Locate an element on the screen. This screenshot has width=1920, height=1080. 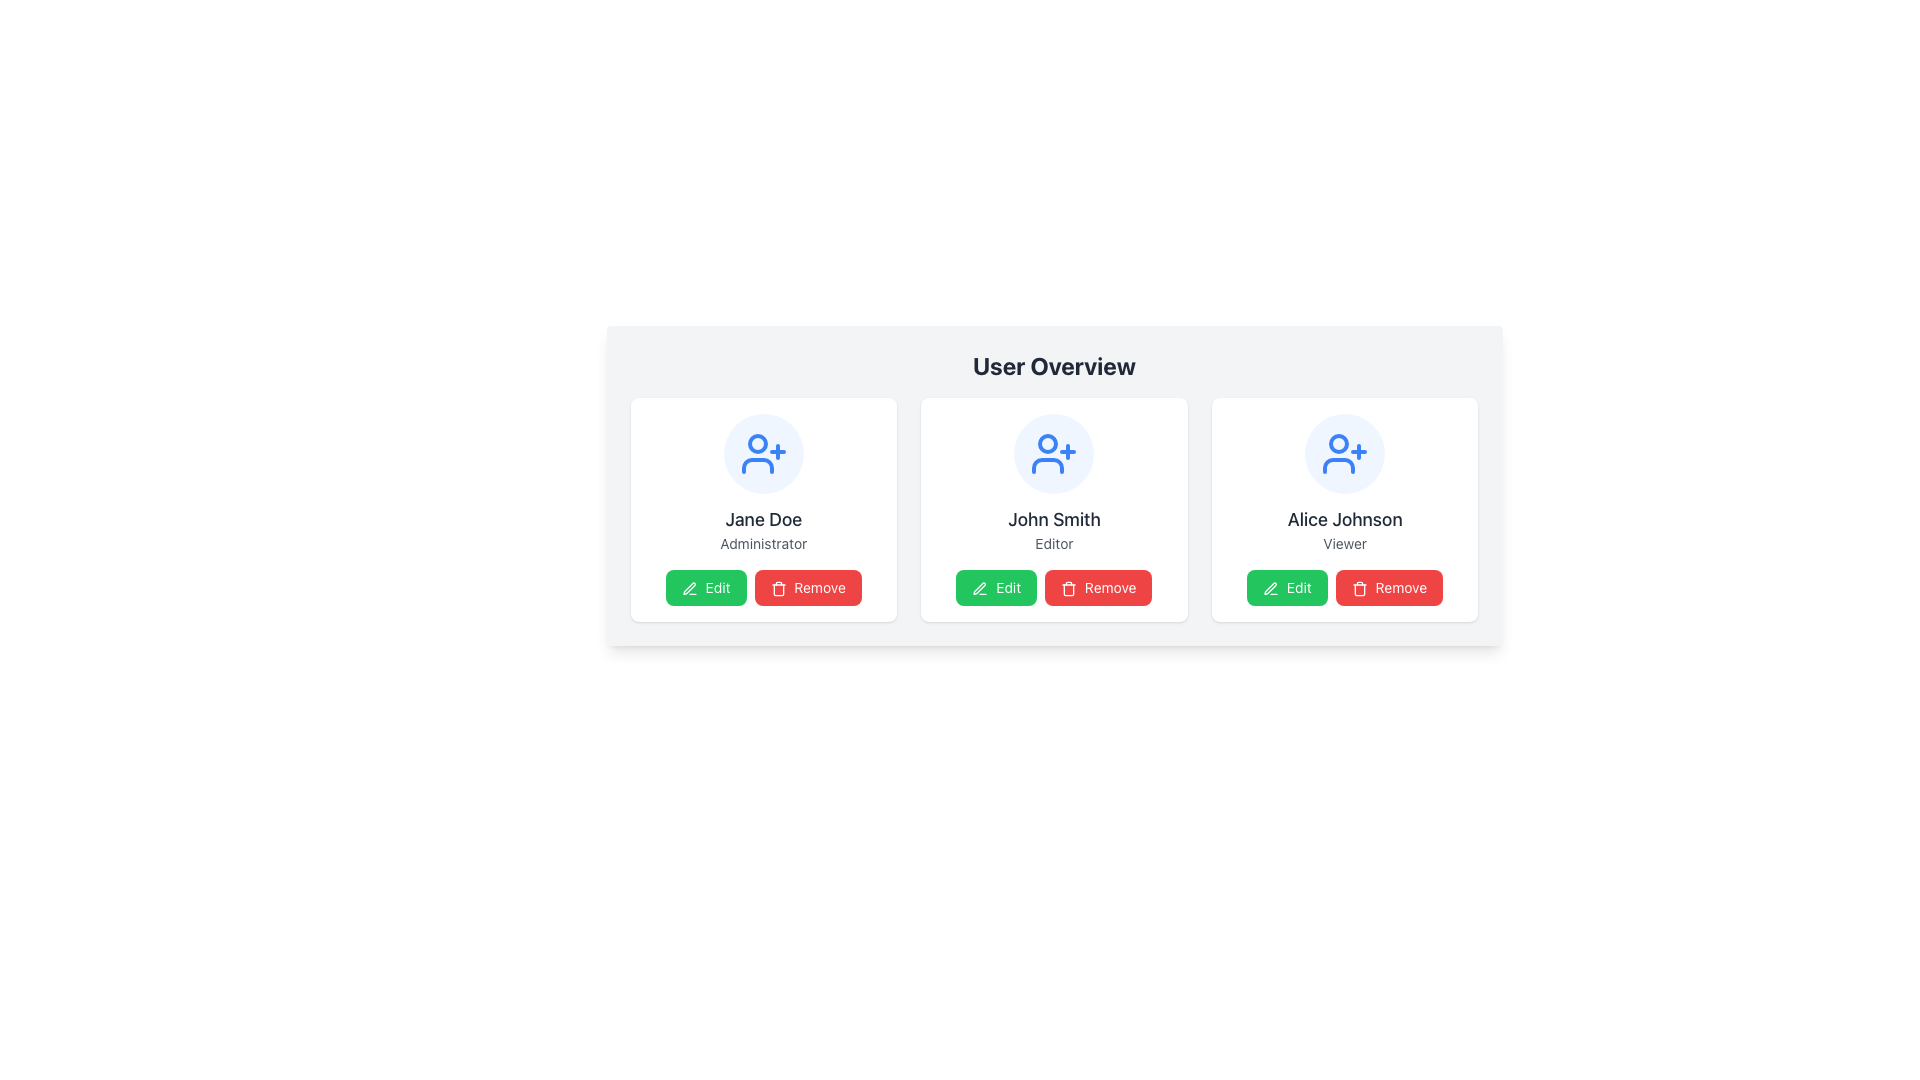
the text label displaying the name 'John Smith' which is centrally positioned within the user card interface is located at coordinates (1053, 519).